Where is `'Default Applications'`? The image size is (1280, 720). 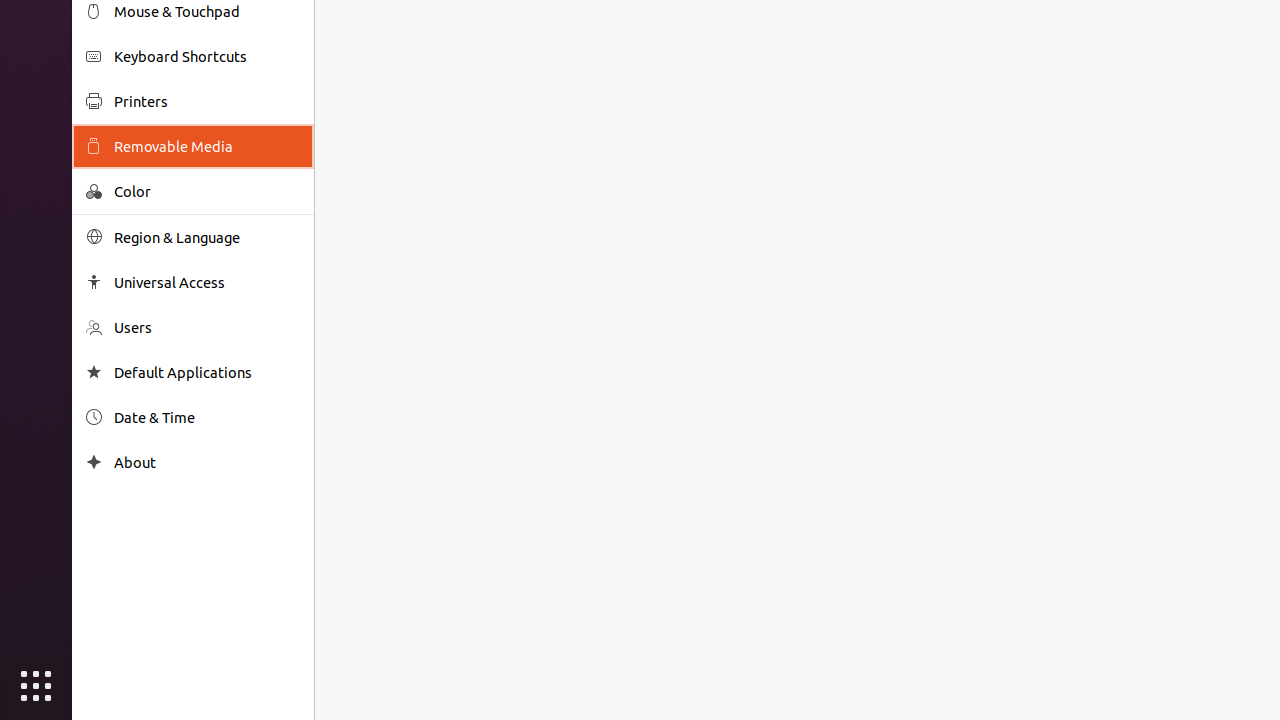 'Default Applications' is located at coordinates (206, 372).